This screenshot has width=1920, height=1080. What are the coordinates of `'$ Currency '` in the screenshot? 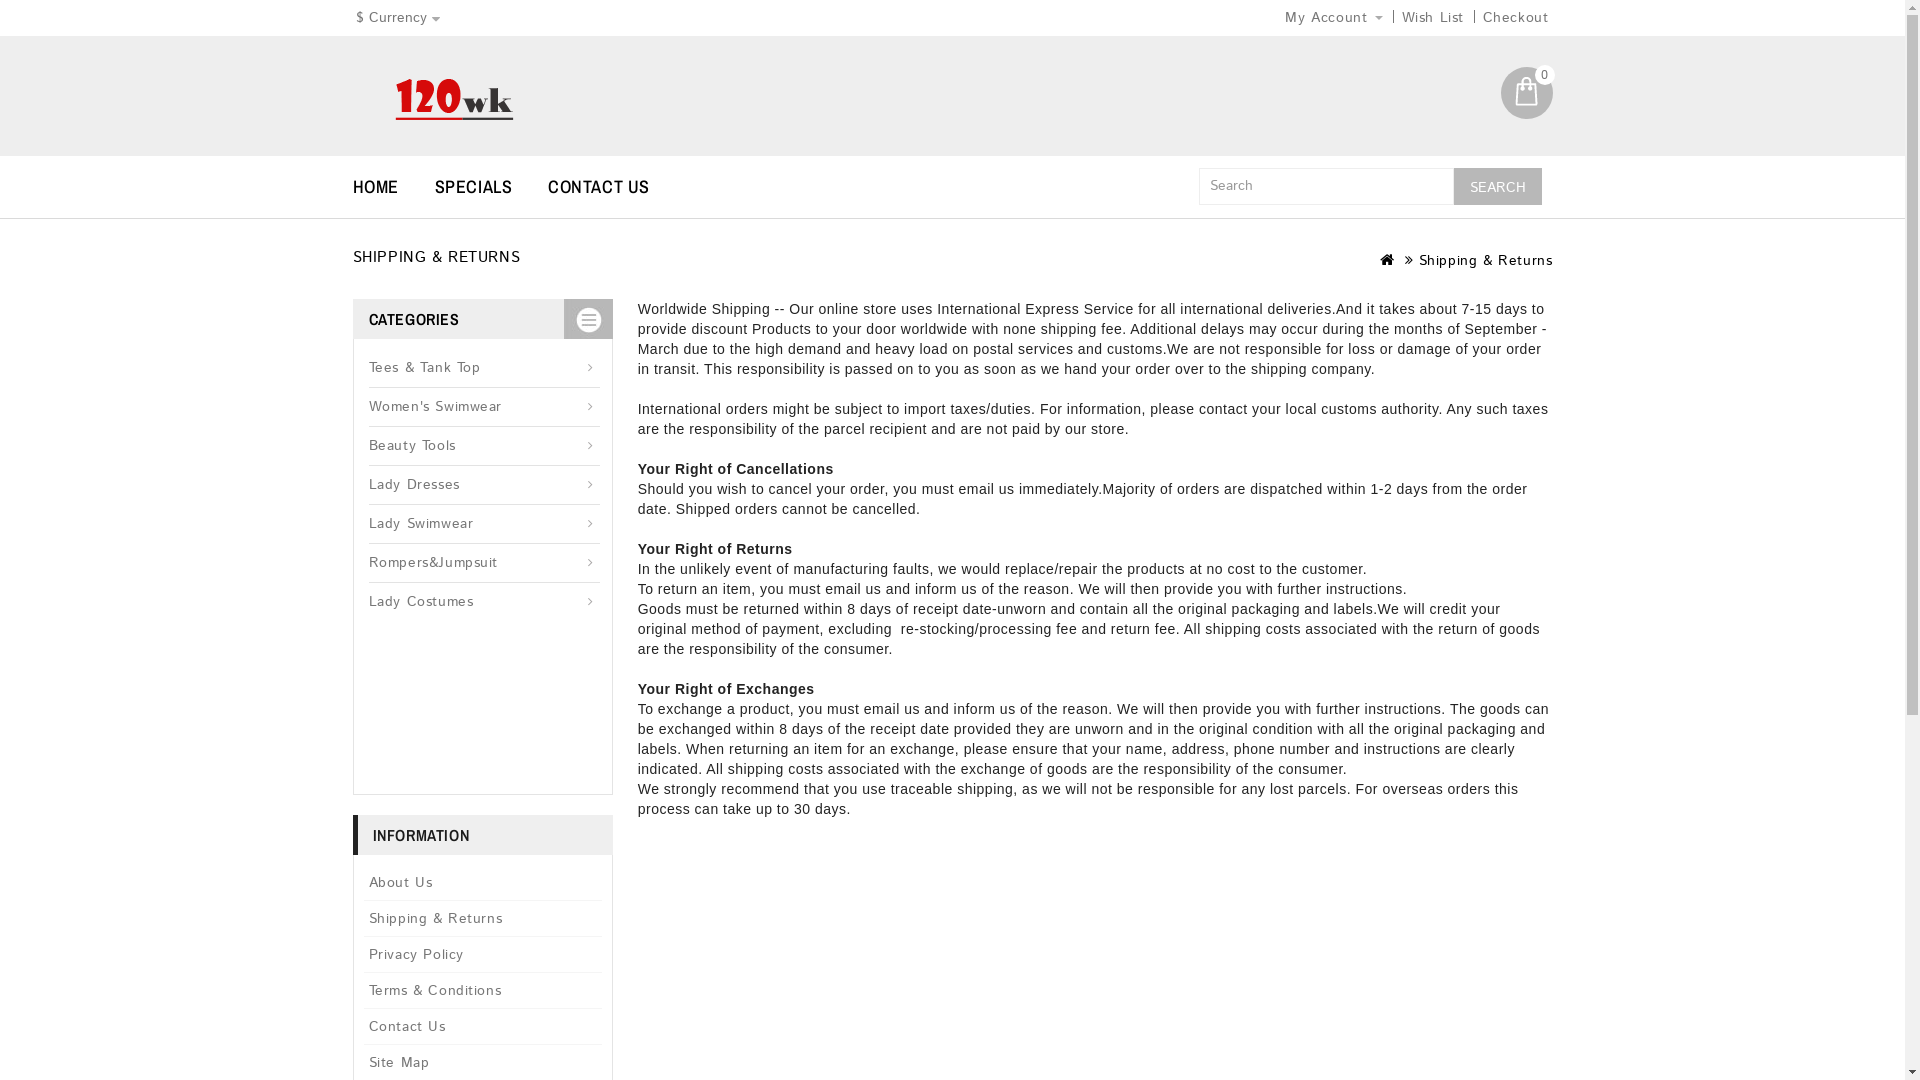 It's located at (397, 18).